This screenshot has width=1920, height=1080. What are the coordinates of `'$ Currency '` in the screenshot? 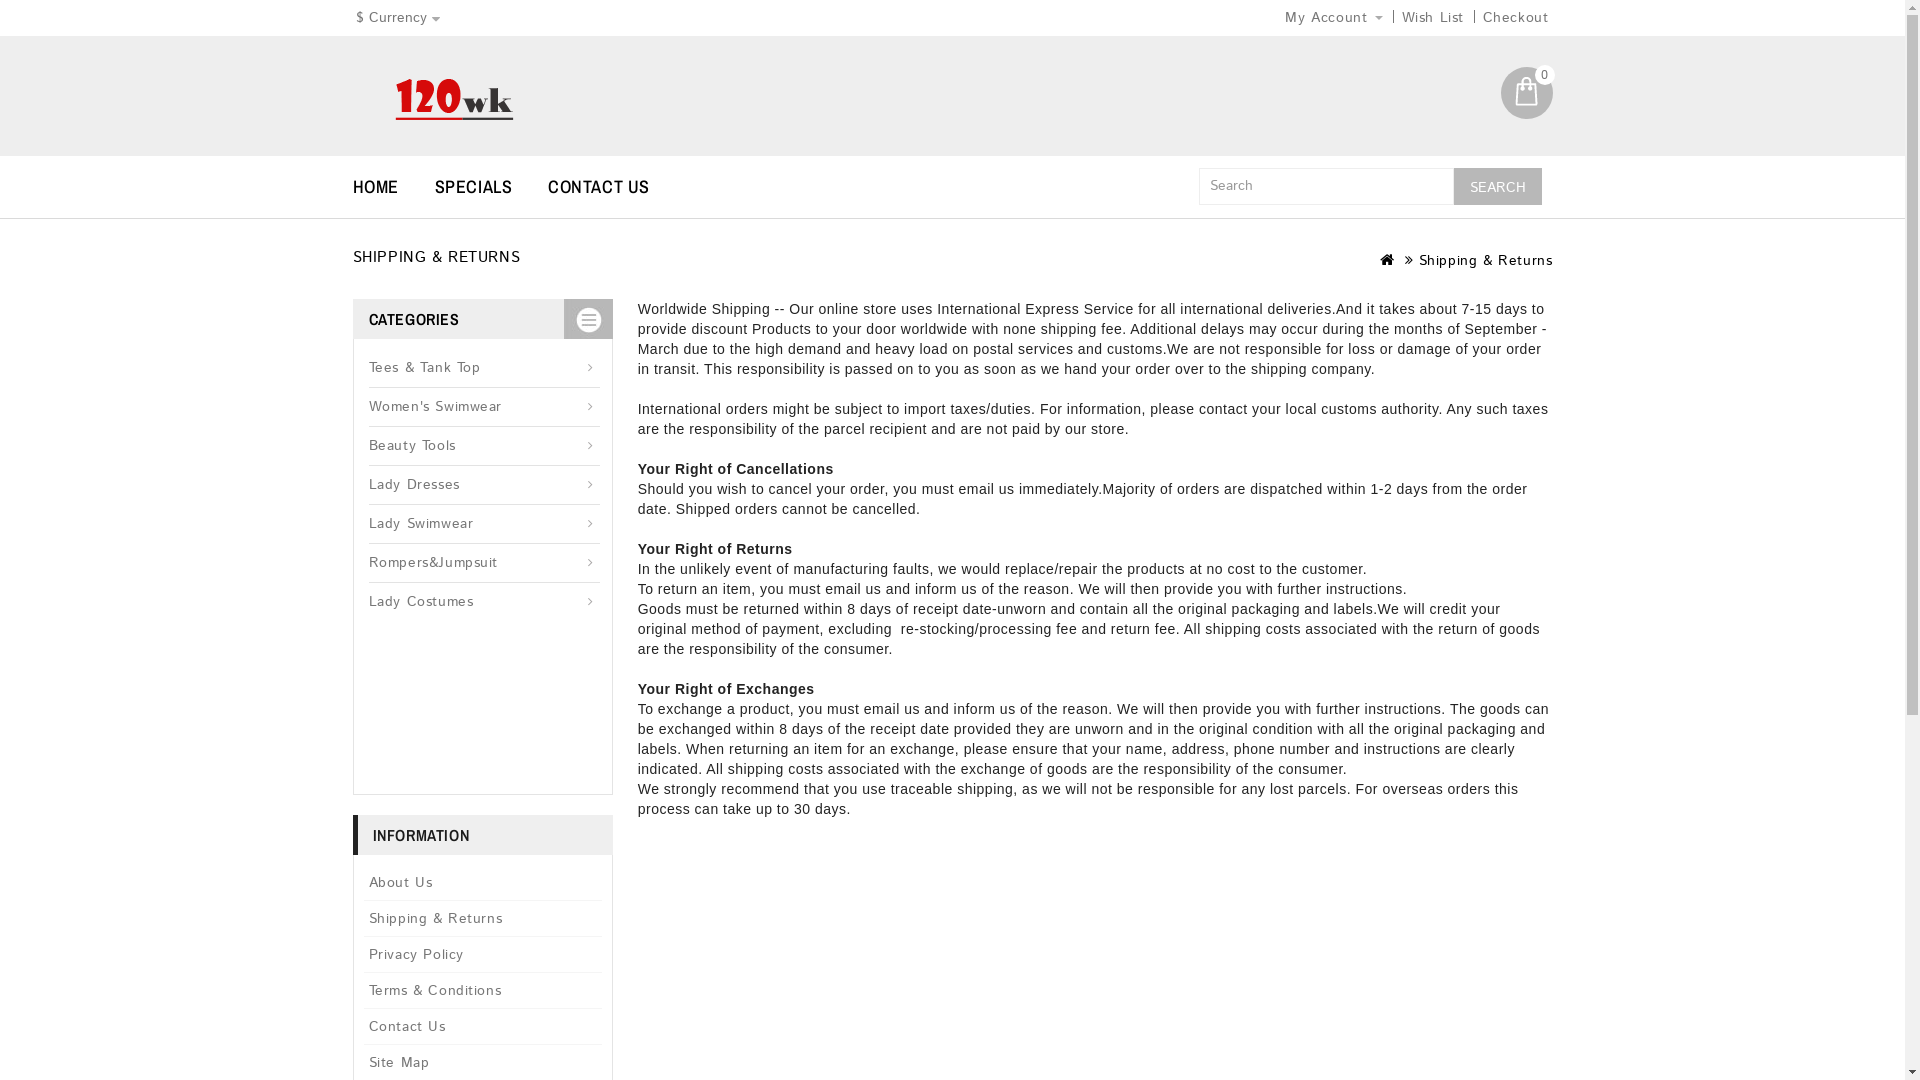 It's located at (397, 18).